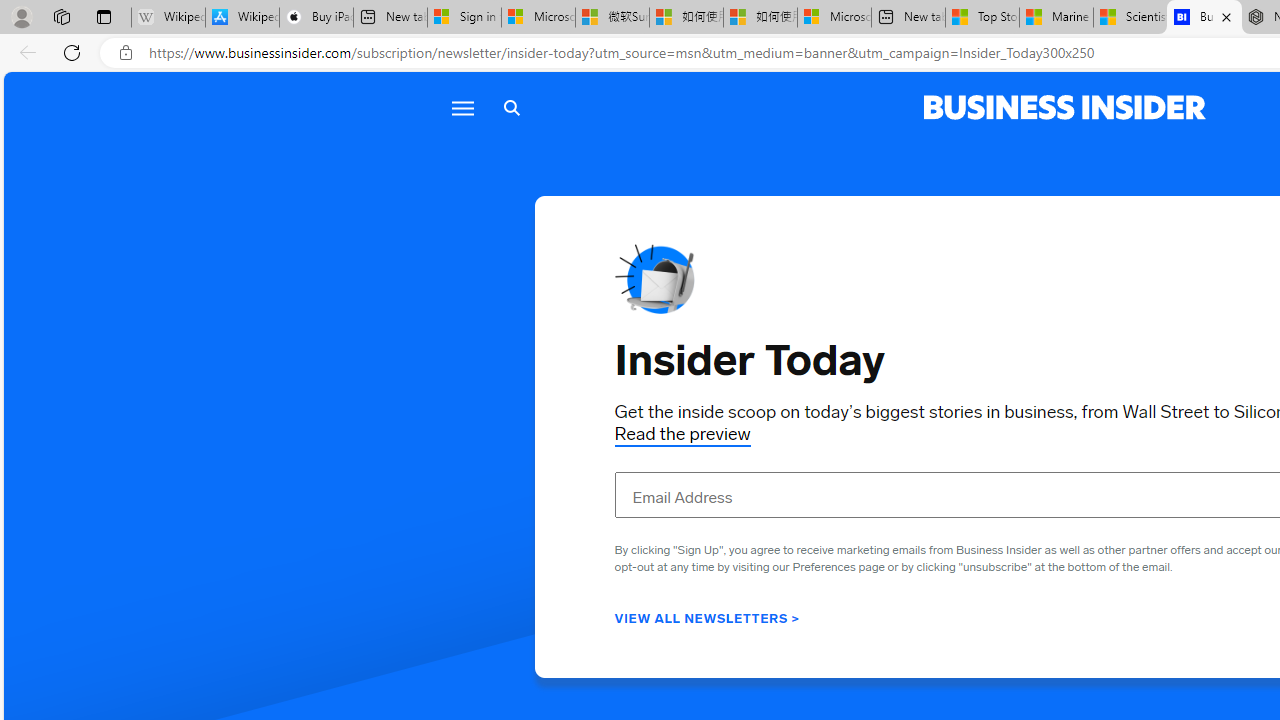 Image resolution: width=1280 pixels, height=720 pixels. Describe the element at coordinates (707, 616) in the screenshot. I see `'VIEW ALL NEWSLETTERS >'` at that location.